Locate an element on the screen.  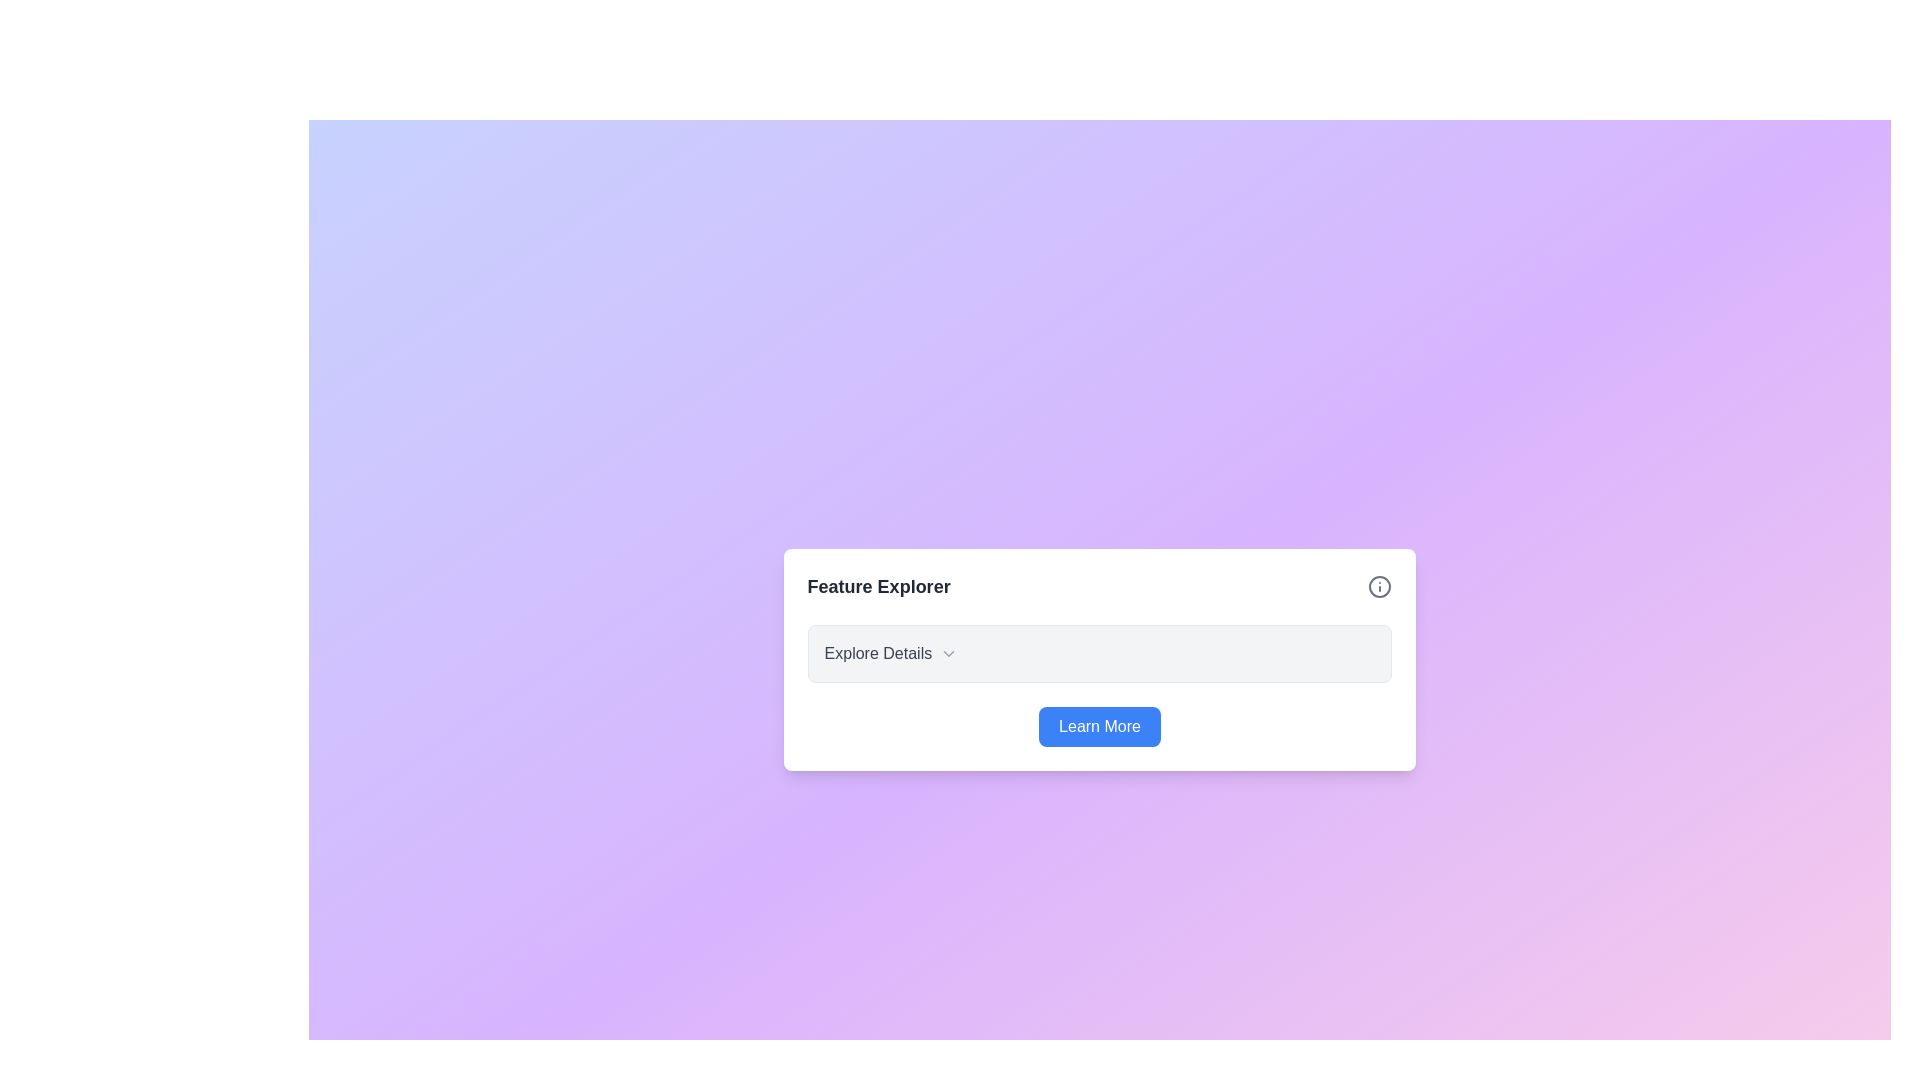
the small information icon with an 'i' character in the center, located in the top-right corner of the 'Feature Explorer' panel is located at coordinates (1379, 585).